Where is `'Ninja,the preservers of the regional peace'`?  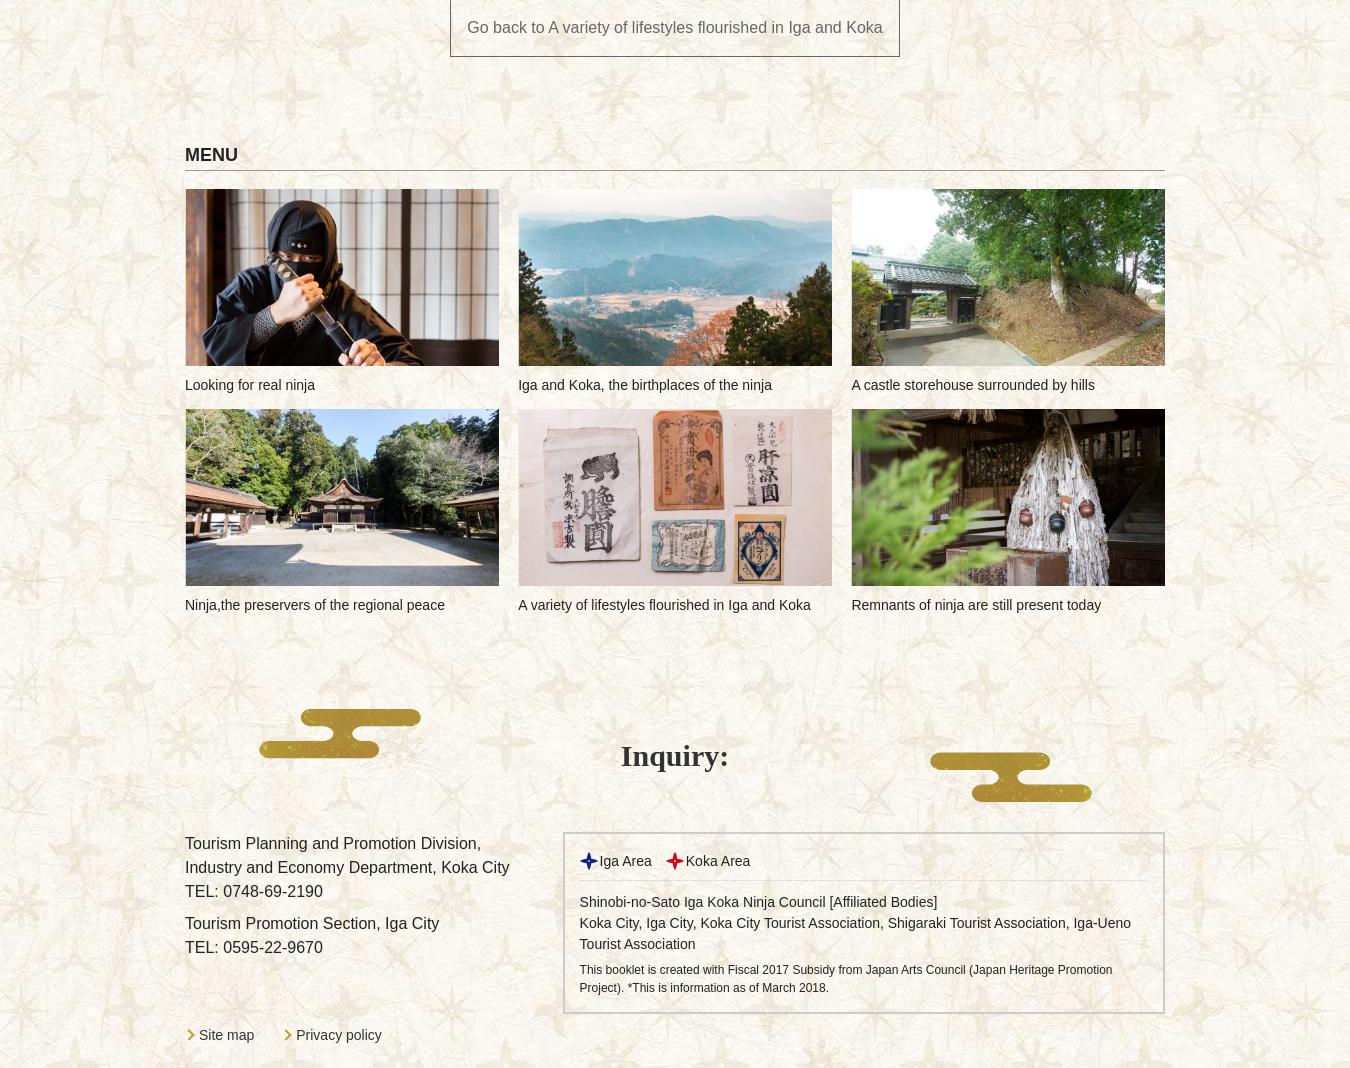 'Ninja,the preservers of the regional peace' is located at coordinates (313, 604).